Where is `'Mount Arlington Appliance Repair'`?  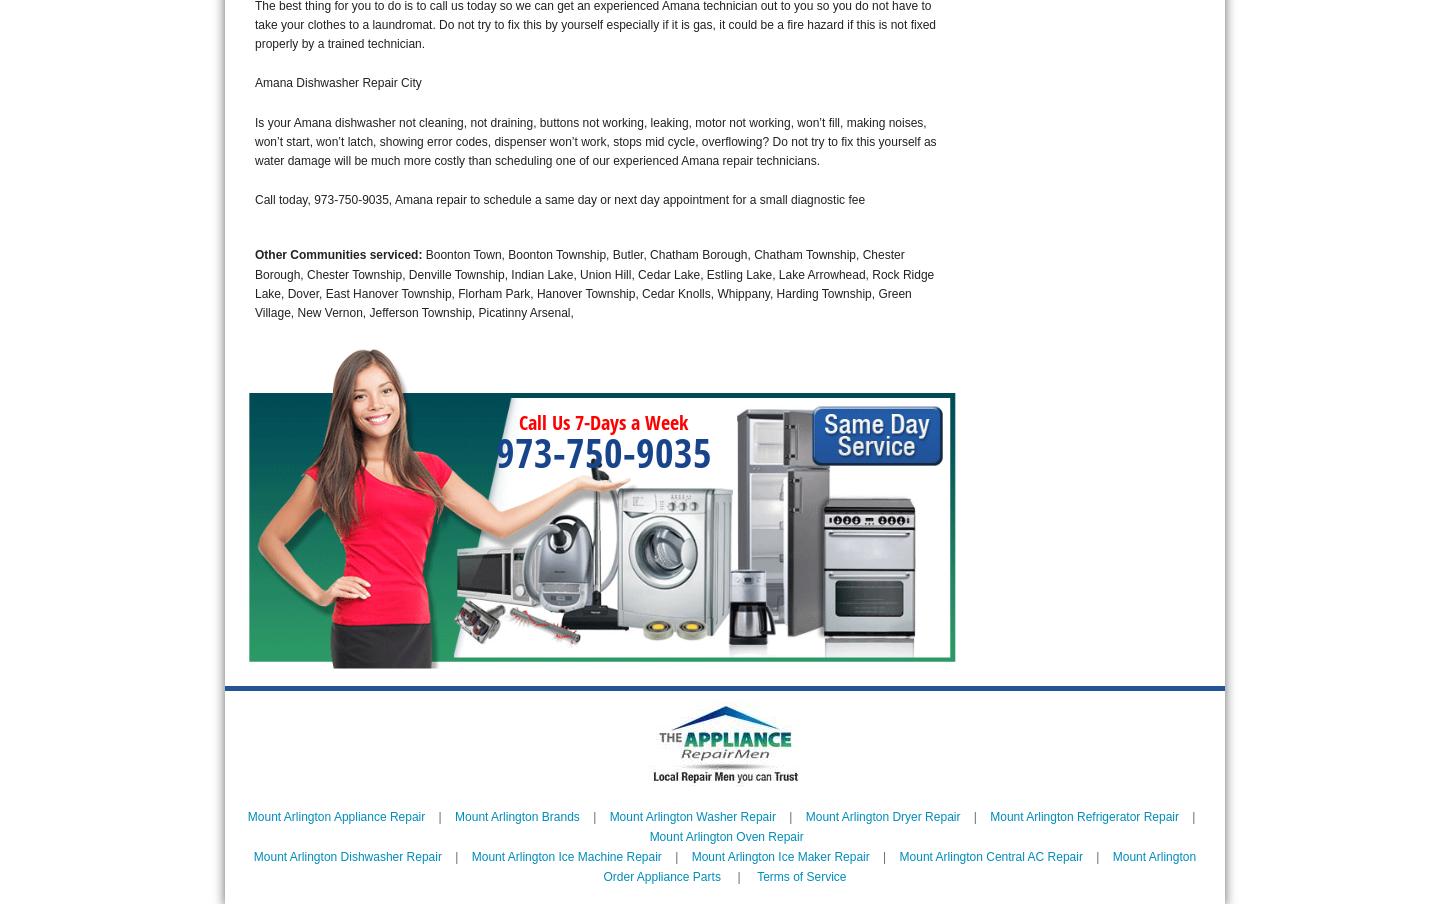 'Mount Arlington Appliance Repair' is located at coordinates (335, 815).